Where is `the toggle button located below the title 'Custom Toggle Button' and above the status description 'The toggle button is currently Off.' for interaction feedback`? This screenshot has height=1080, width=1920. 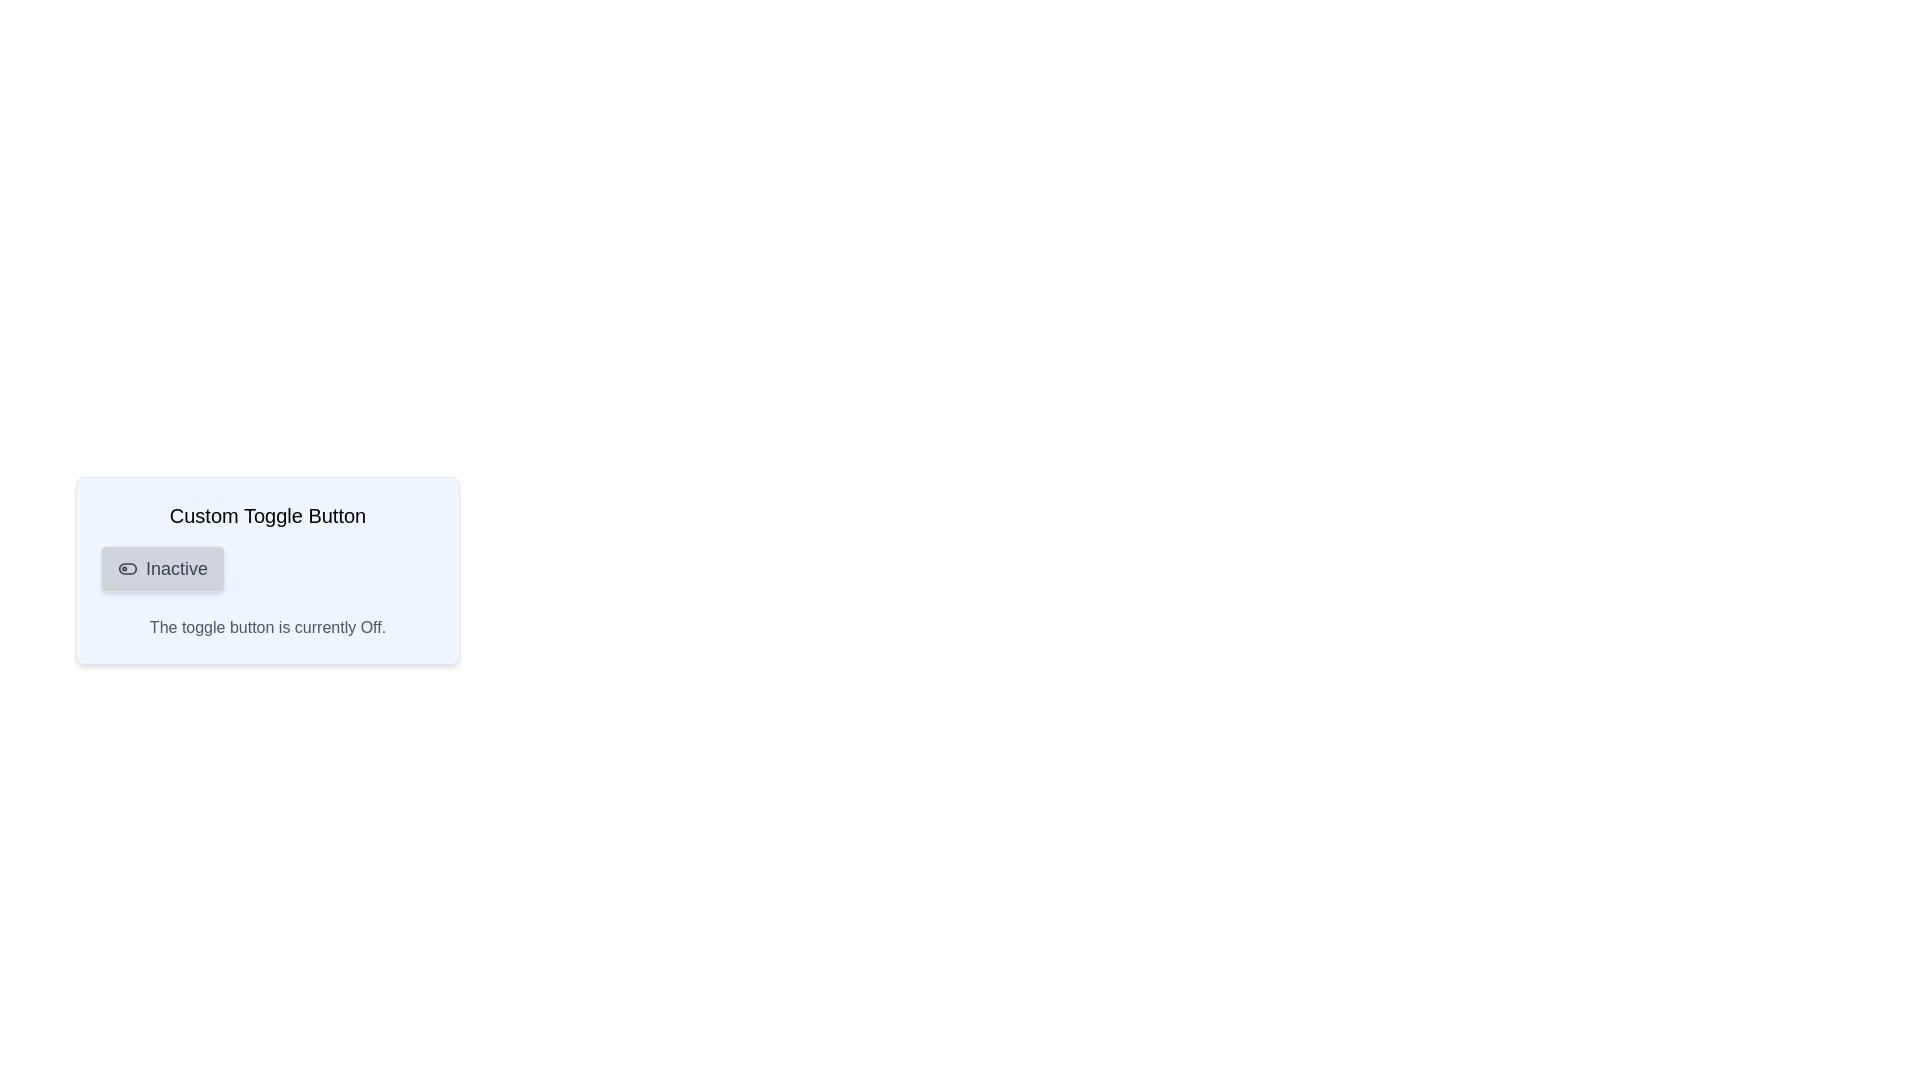 the toggle button located below the title 'Custom Toggle Button' and above the status description 'The toggle button is currently Off.' for interaction feedback is located at coordinates (163, 569).